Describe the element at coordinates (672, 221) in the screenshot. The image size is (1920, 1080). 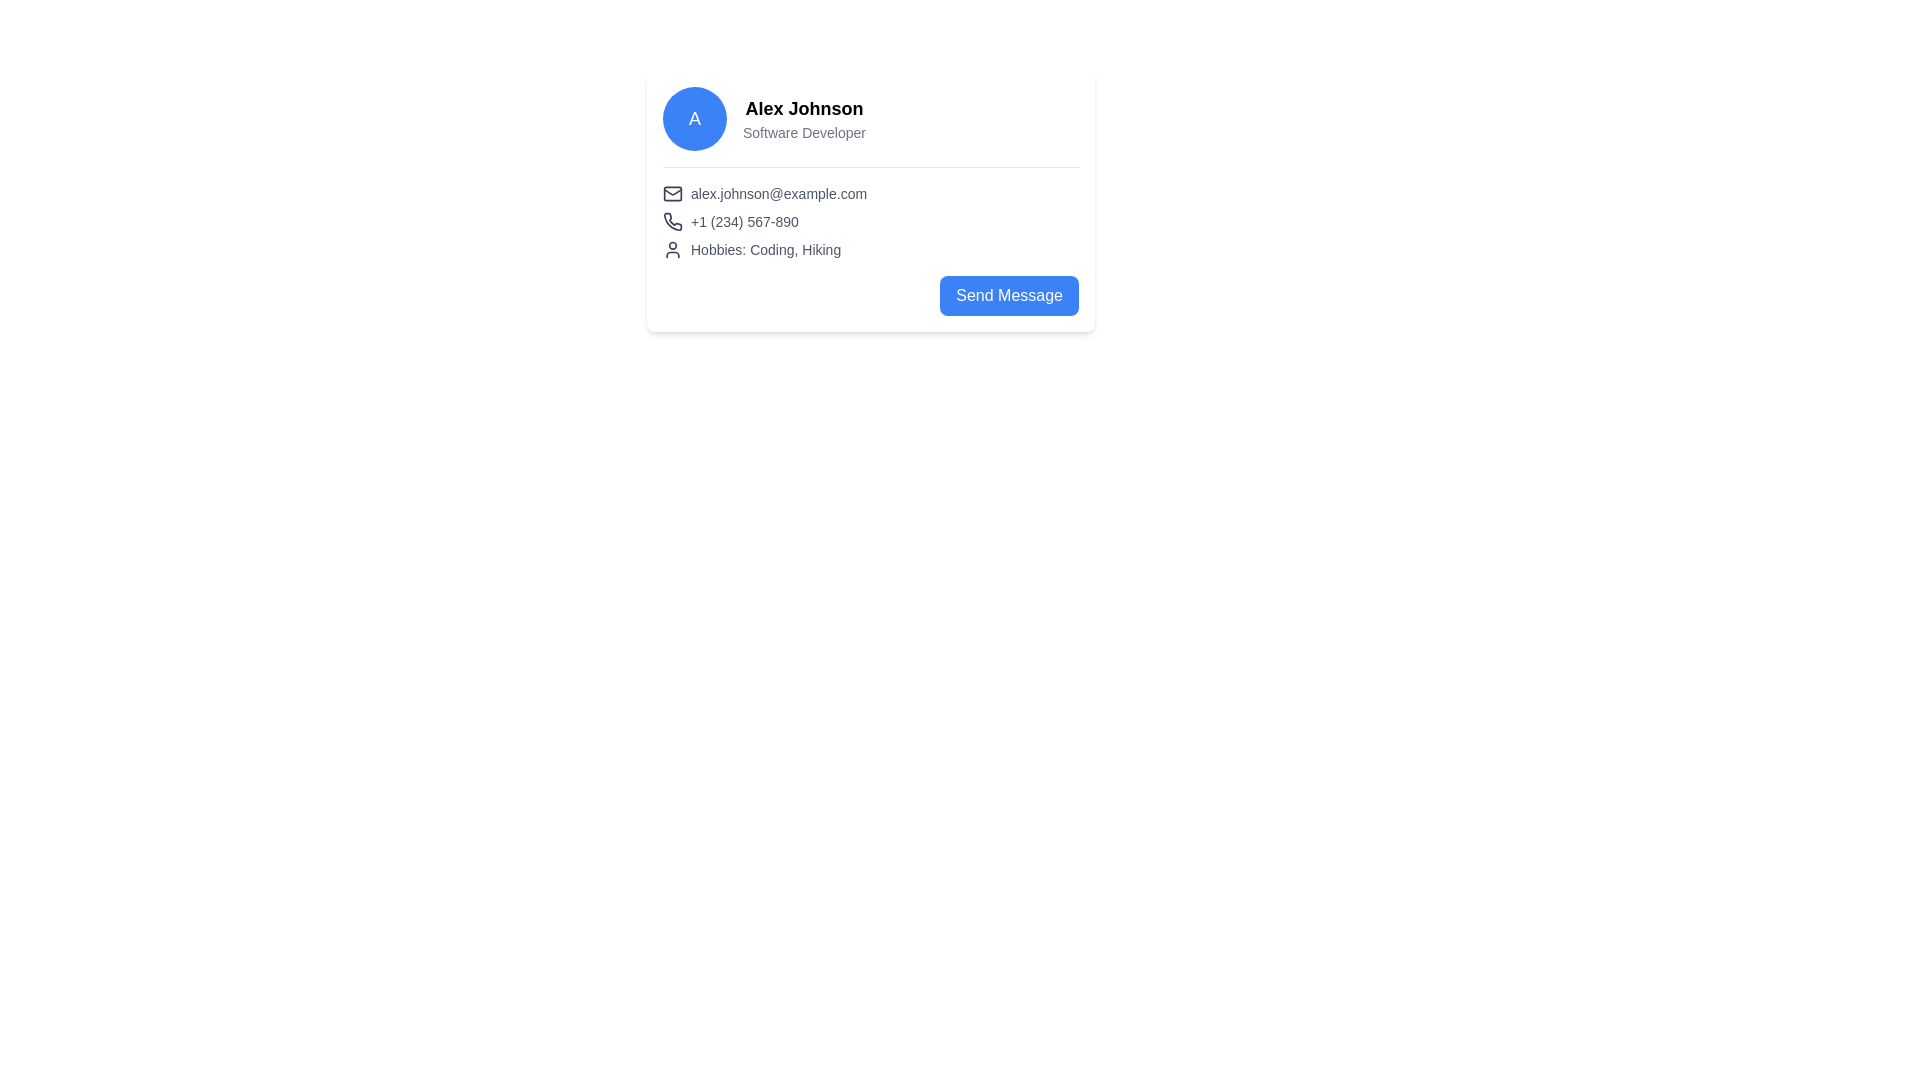
I see `the phone icon next to the phone number field '+1 (234) 567-890'` at that location.